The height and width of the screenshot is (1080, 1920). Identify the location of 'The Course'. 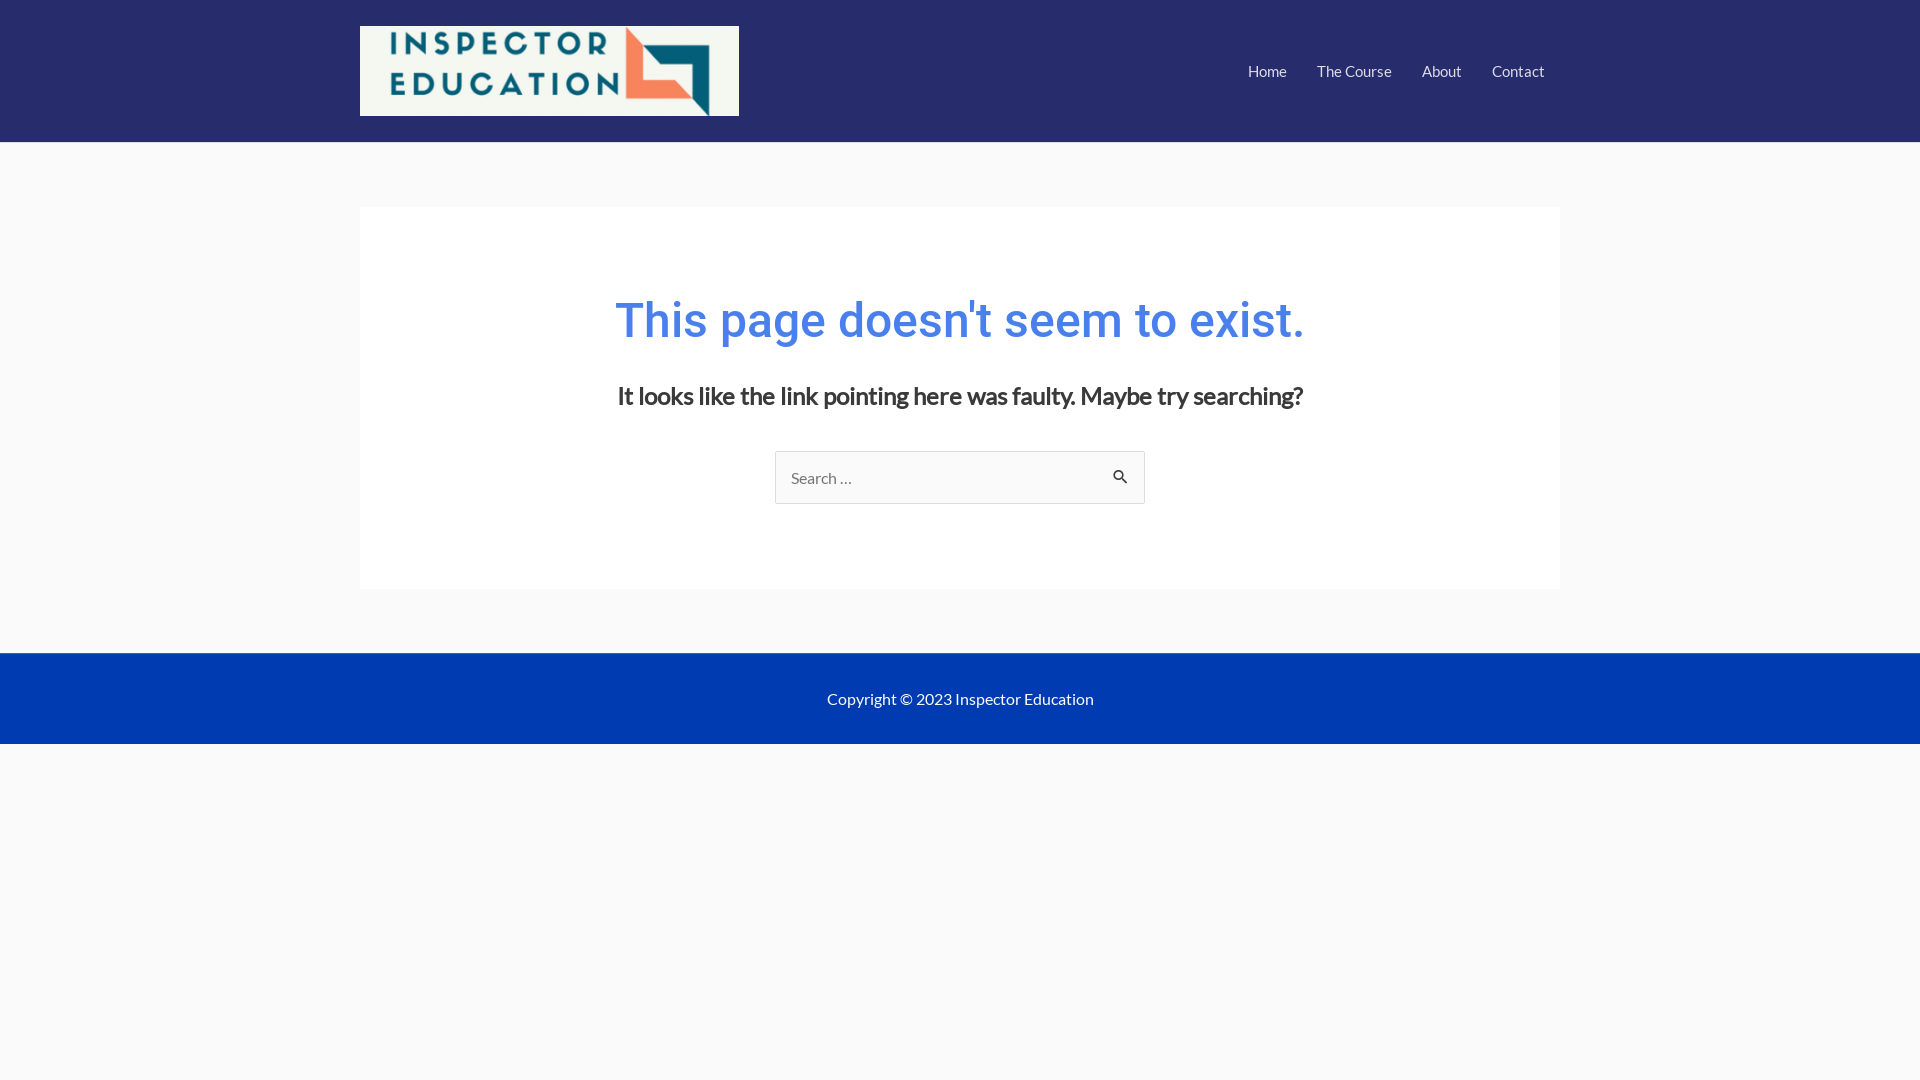
(1301, 69).